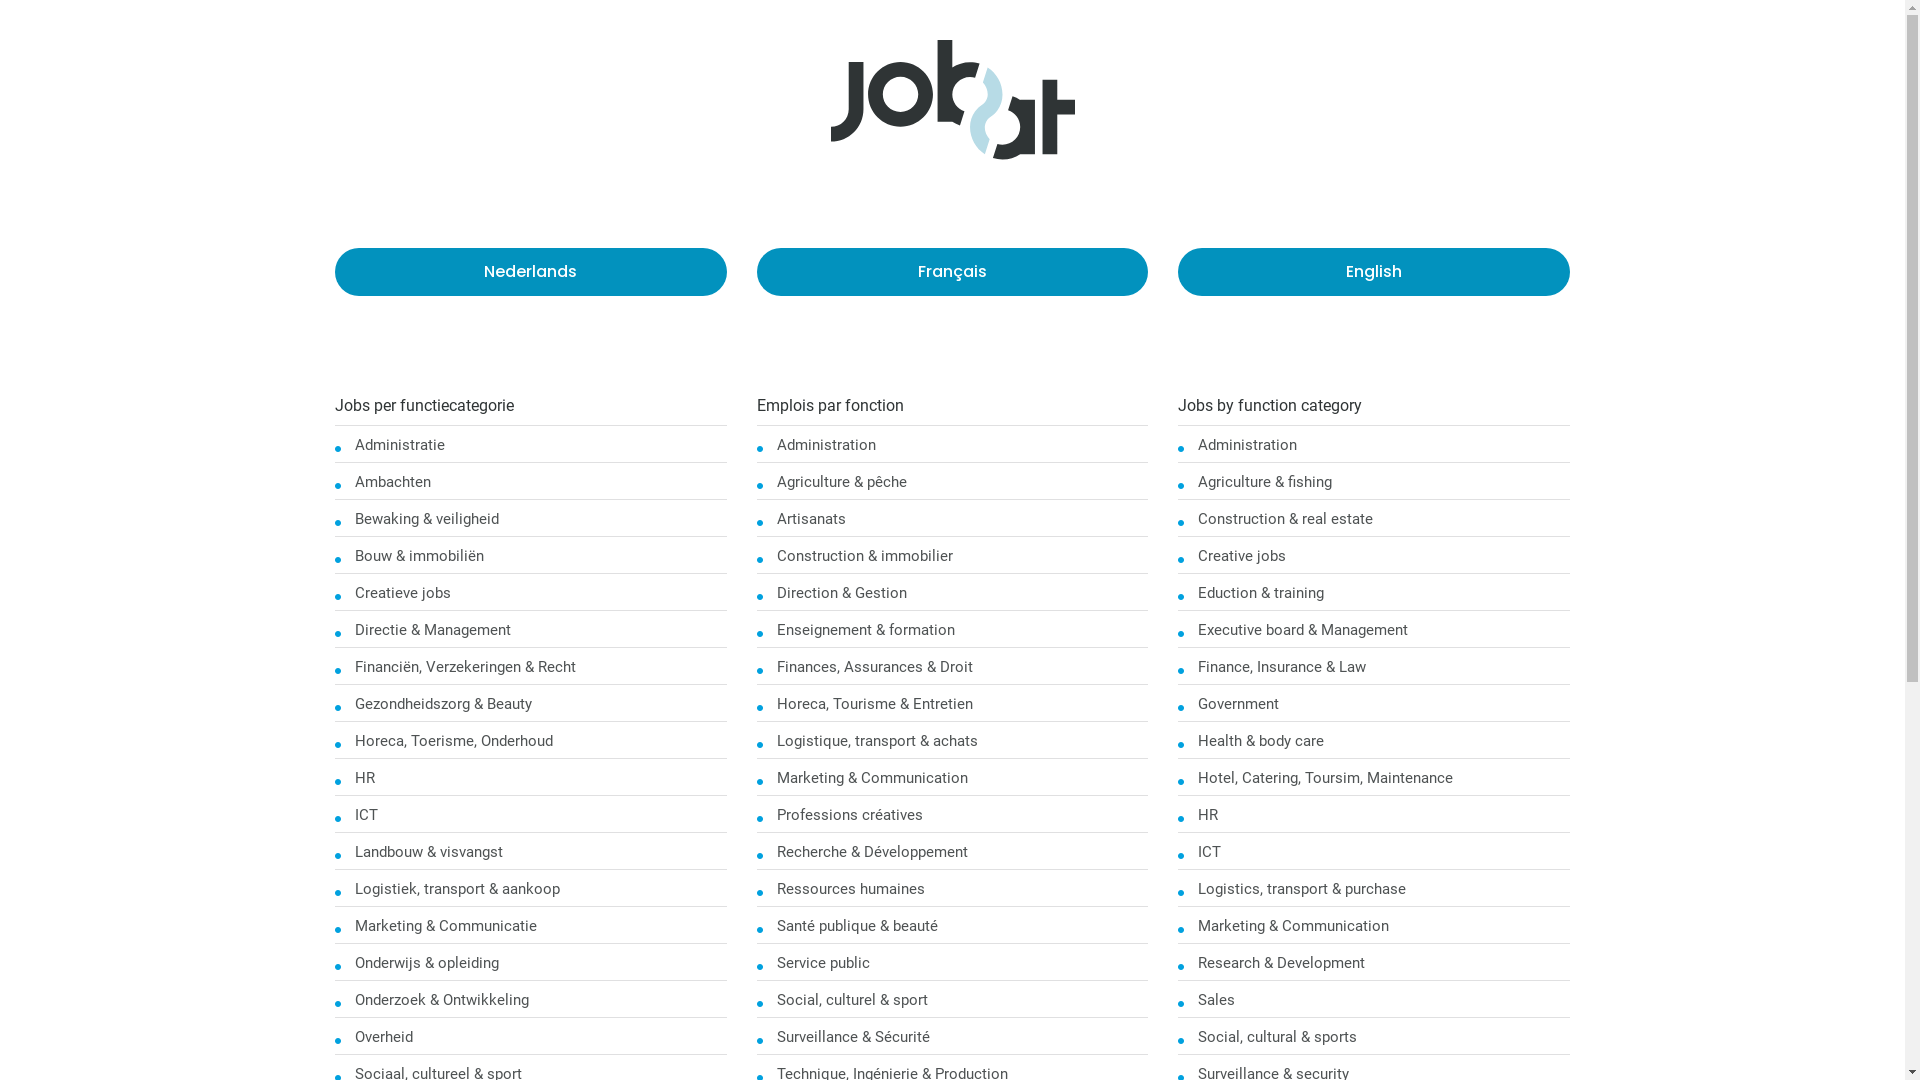 The image size is (1920, 1080). What do you see at coordinates (850, 887) in the screenshot?
I see `'Ressources humaines'` at bounding box center [850, 887].